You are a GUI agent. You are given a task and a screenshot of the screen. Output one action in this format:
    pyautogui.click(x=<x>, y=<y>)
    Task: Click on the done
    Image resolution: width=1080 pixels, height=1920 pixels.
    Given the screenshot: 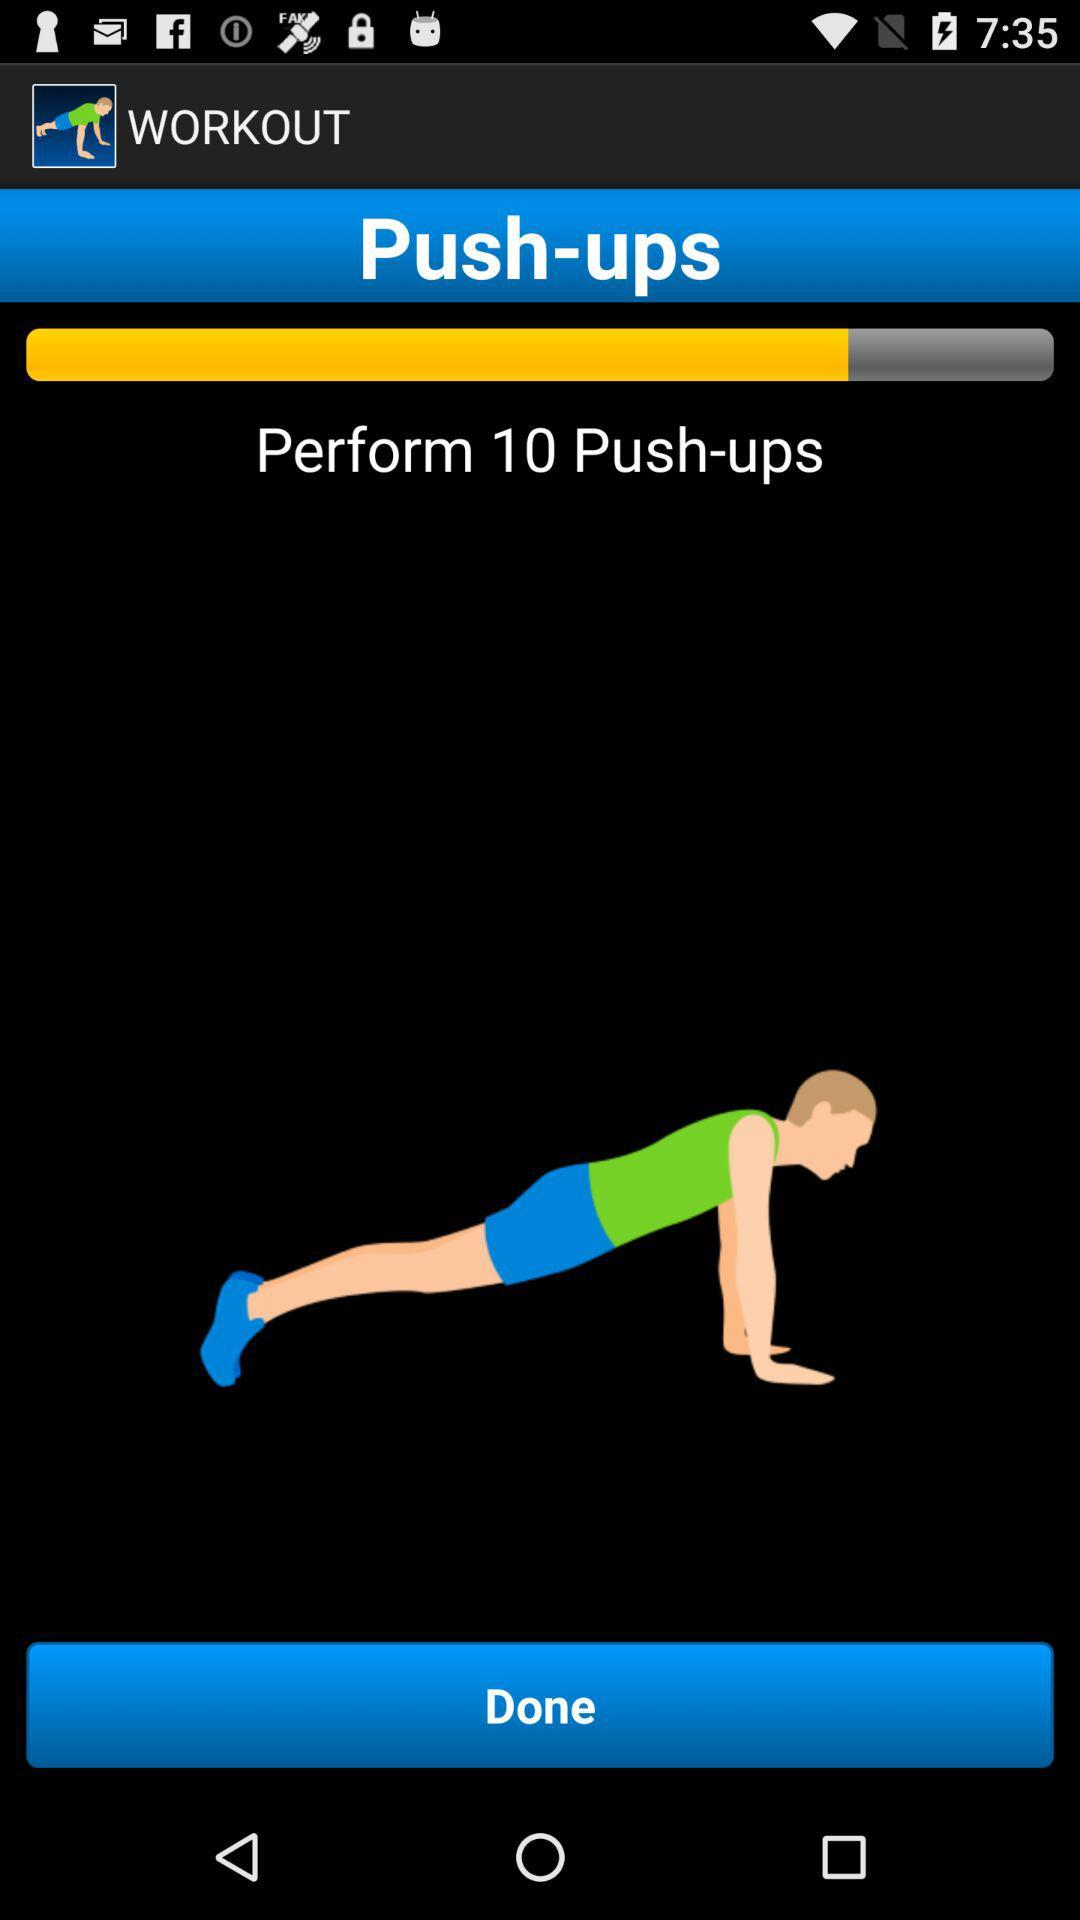 What is the action you would take?
    pyautogui.click(x=540, y=1703)
    